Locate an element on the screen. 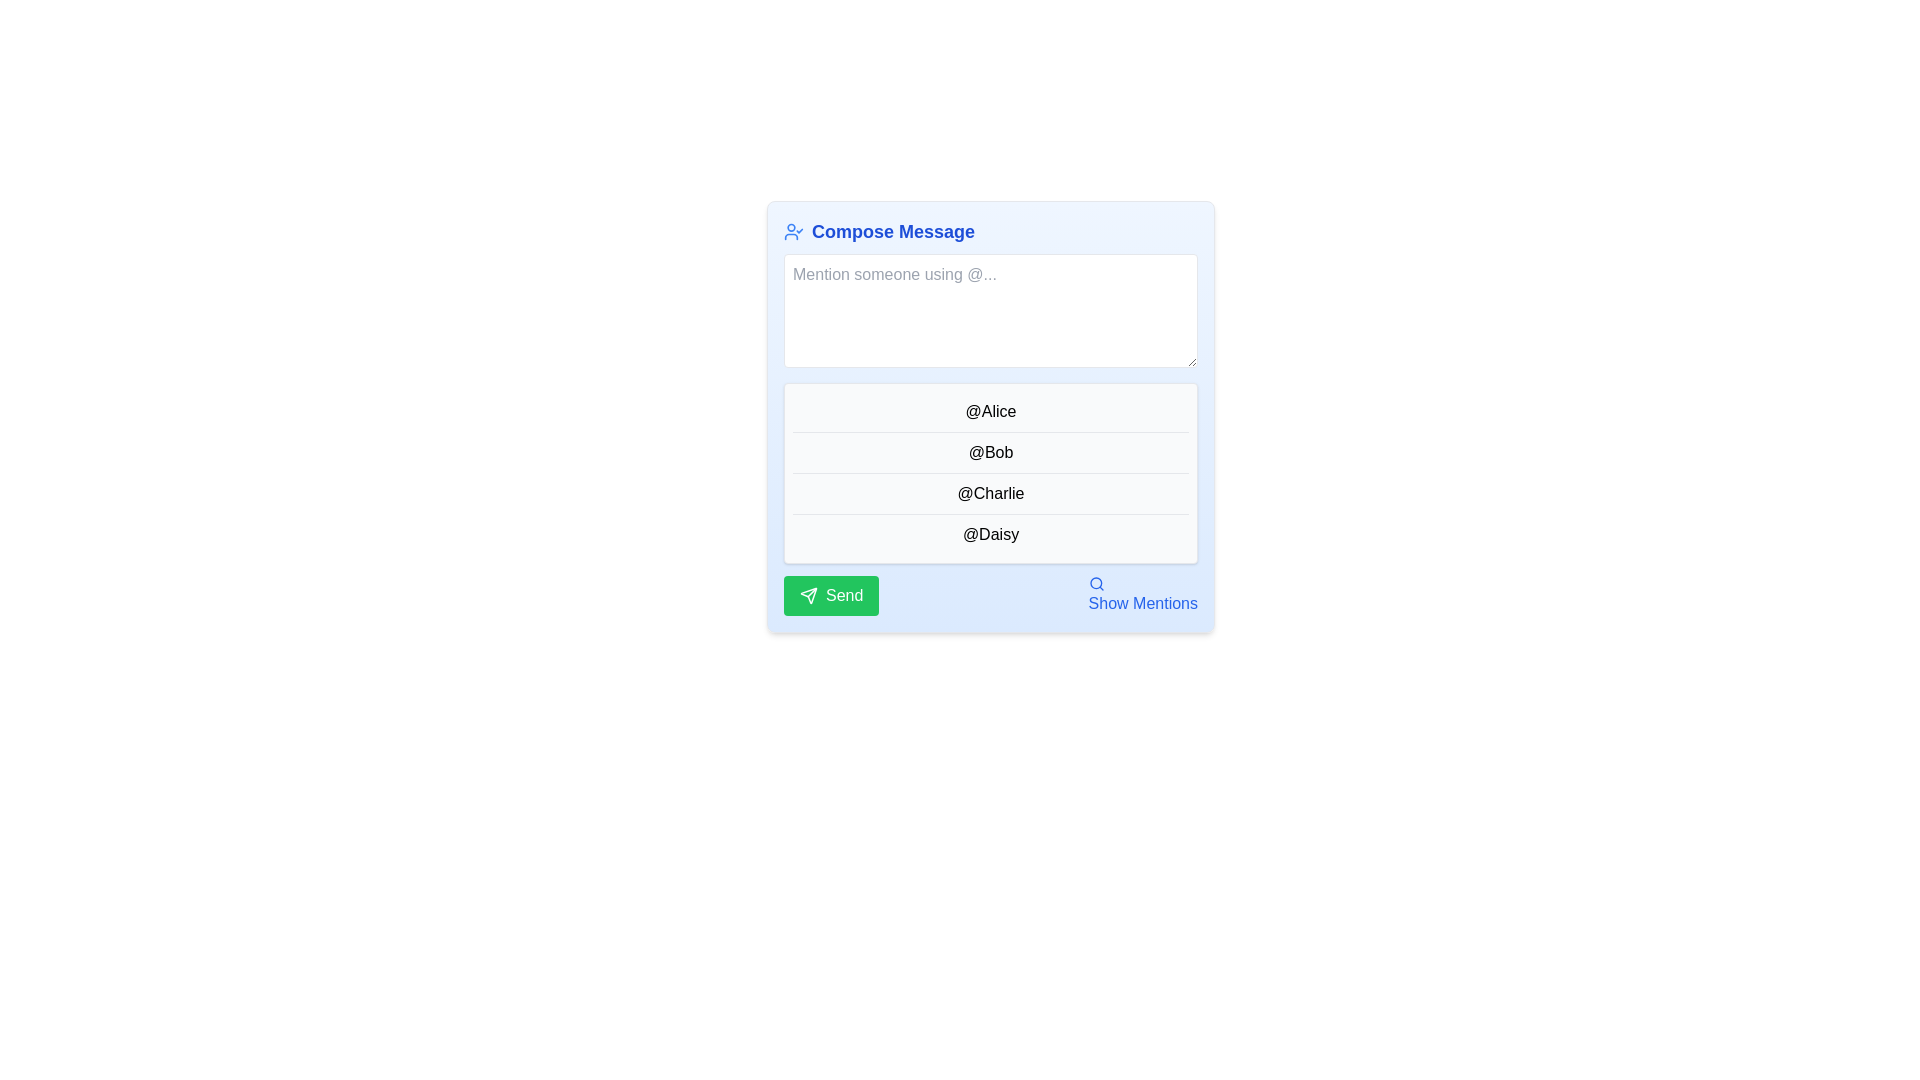  the blue clickable text labeled 'Show Mentions' is located at coordinates (1143, 595).